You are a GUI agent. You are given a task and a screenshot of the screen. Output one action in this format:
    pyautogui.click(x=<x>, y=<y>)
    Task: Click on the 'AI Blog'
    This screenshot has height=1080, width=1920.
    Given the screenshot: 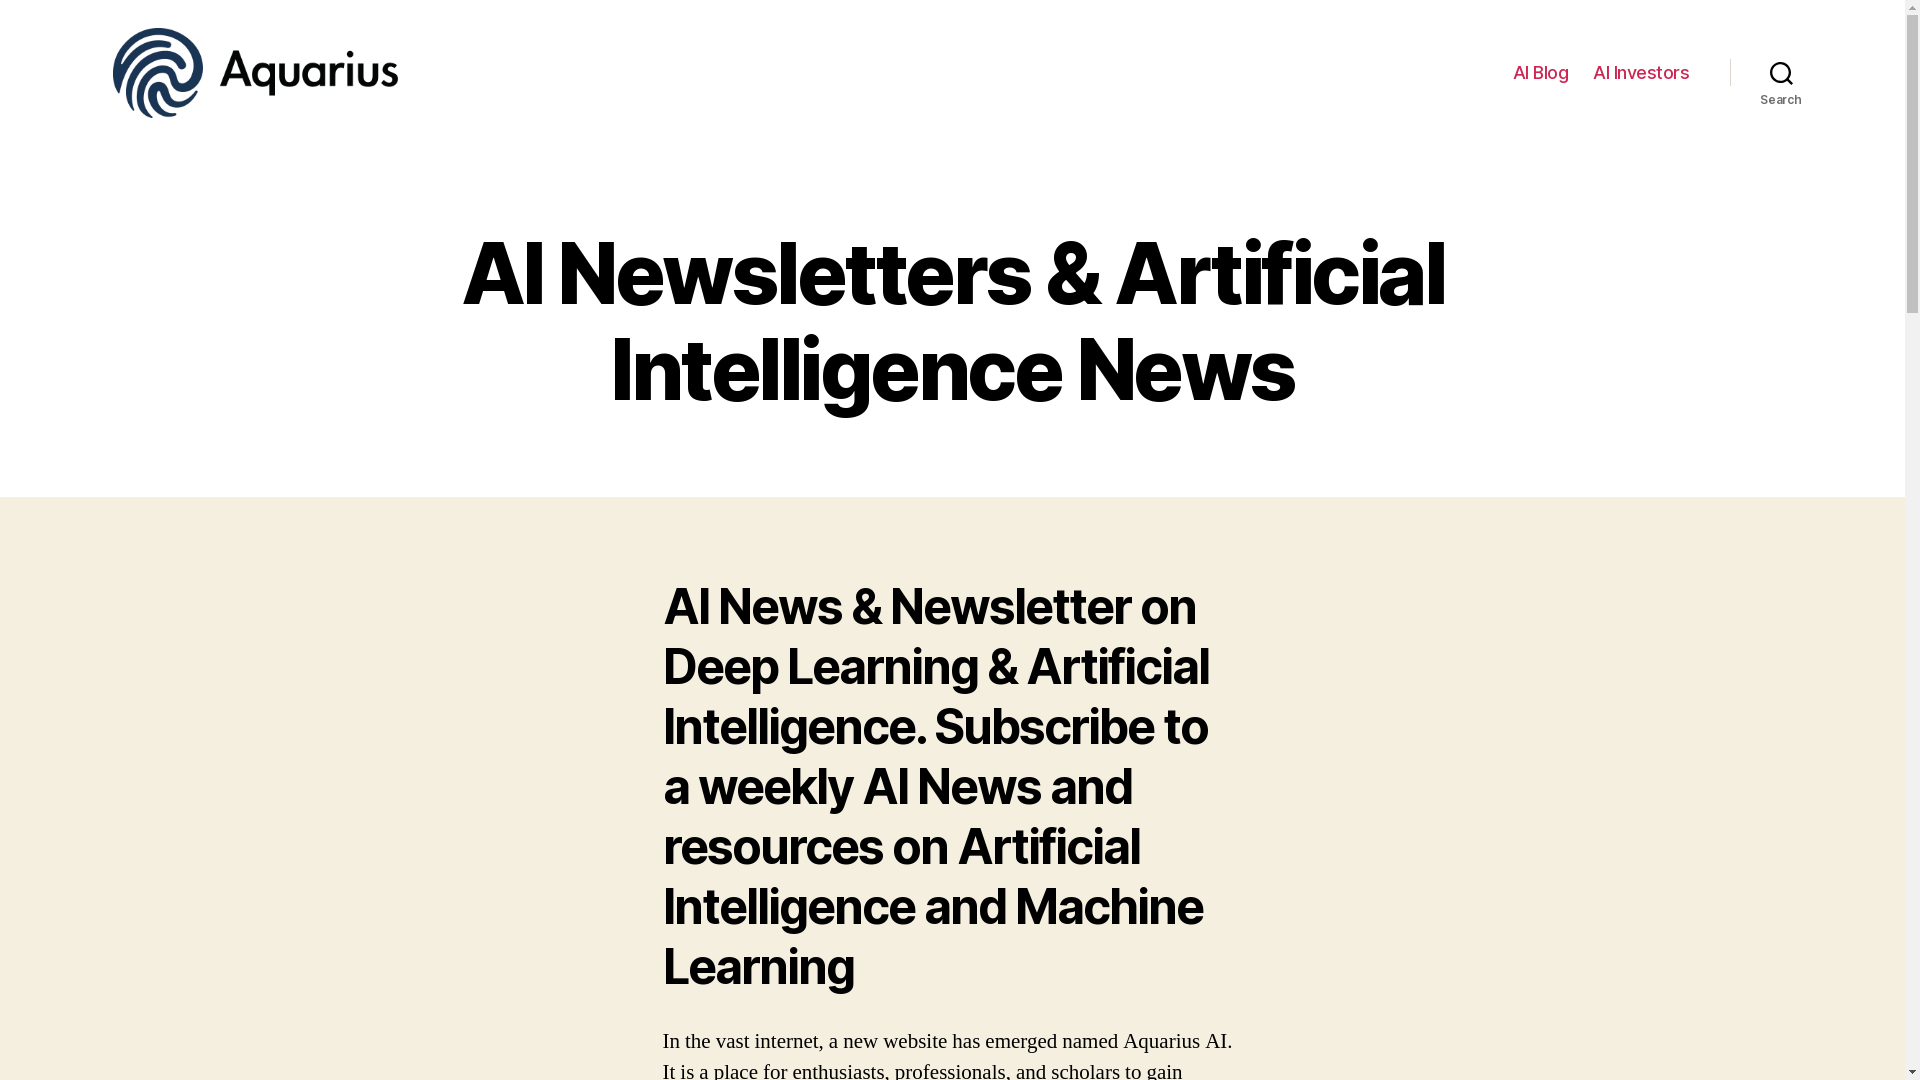 What is the action you would take?
    pyautogui.click(x=1539, y=72)
    